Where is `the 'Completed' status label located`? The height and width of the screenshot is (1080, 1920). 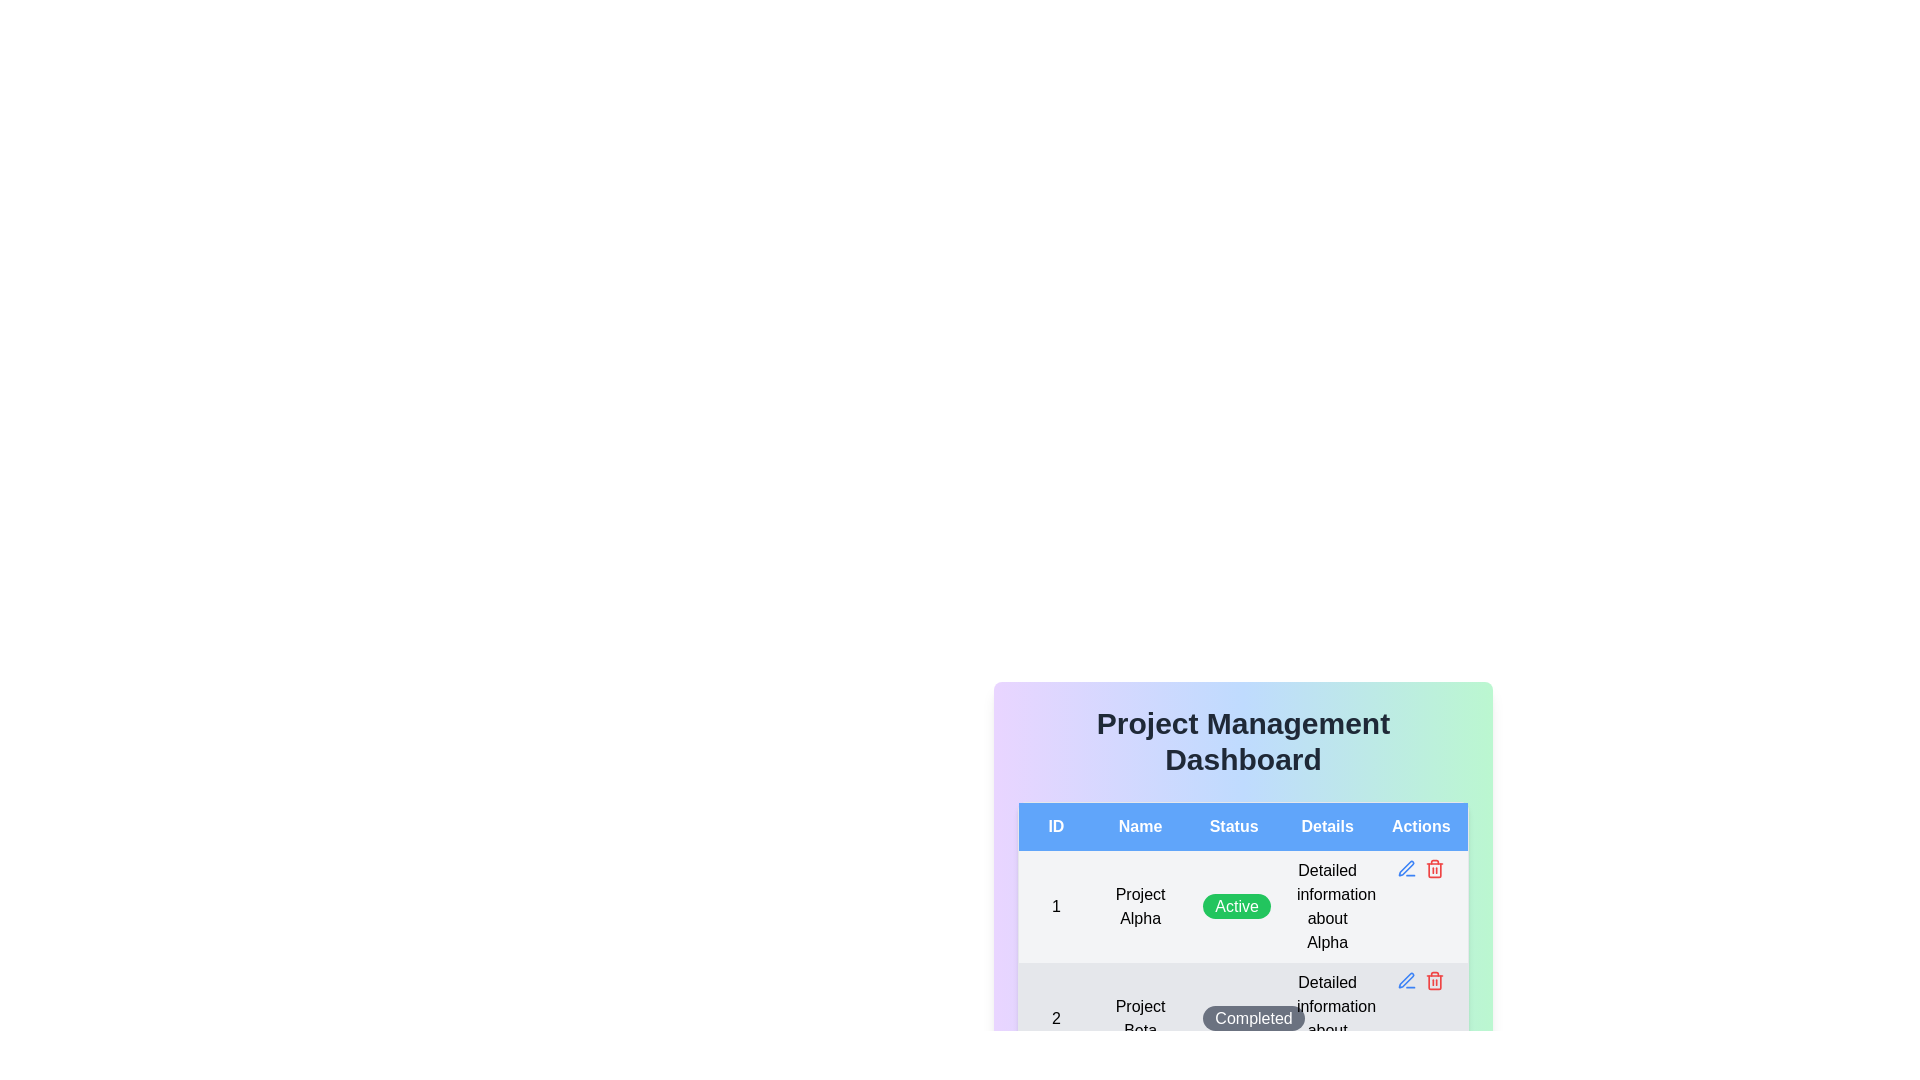
the 'Completed' status label located is located at coordinates (1253, 1018).